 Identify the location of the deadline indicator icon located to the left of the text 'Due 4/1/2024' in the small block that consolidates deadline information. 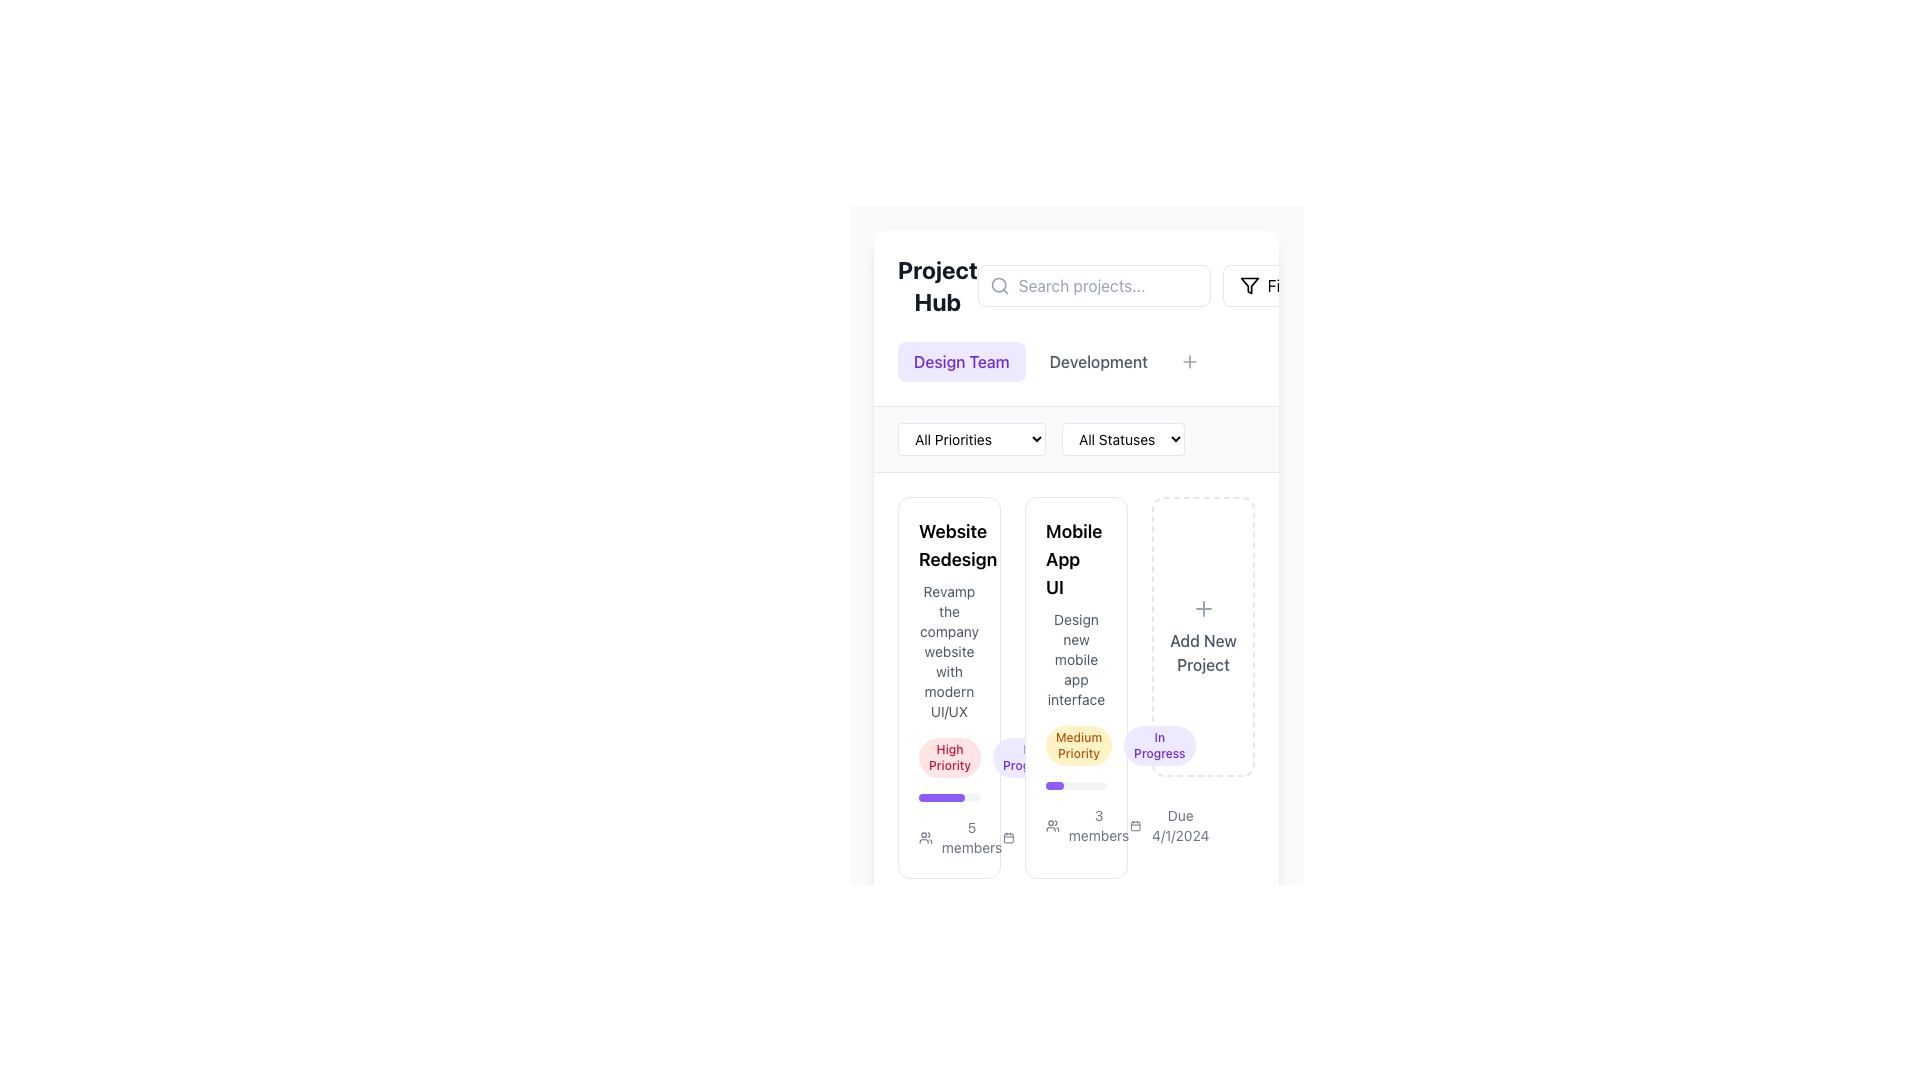
(1136, 825).